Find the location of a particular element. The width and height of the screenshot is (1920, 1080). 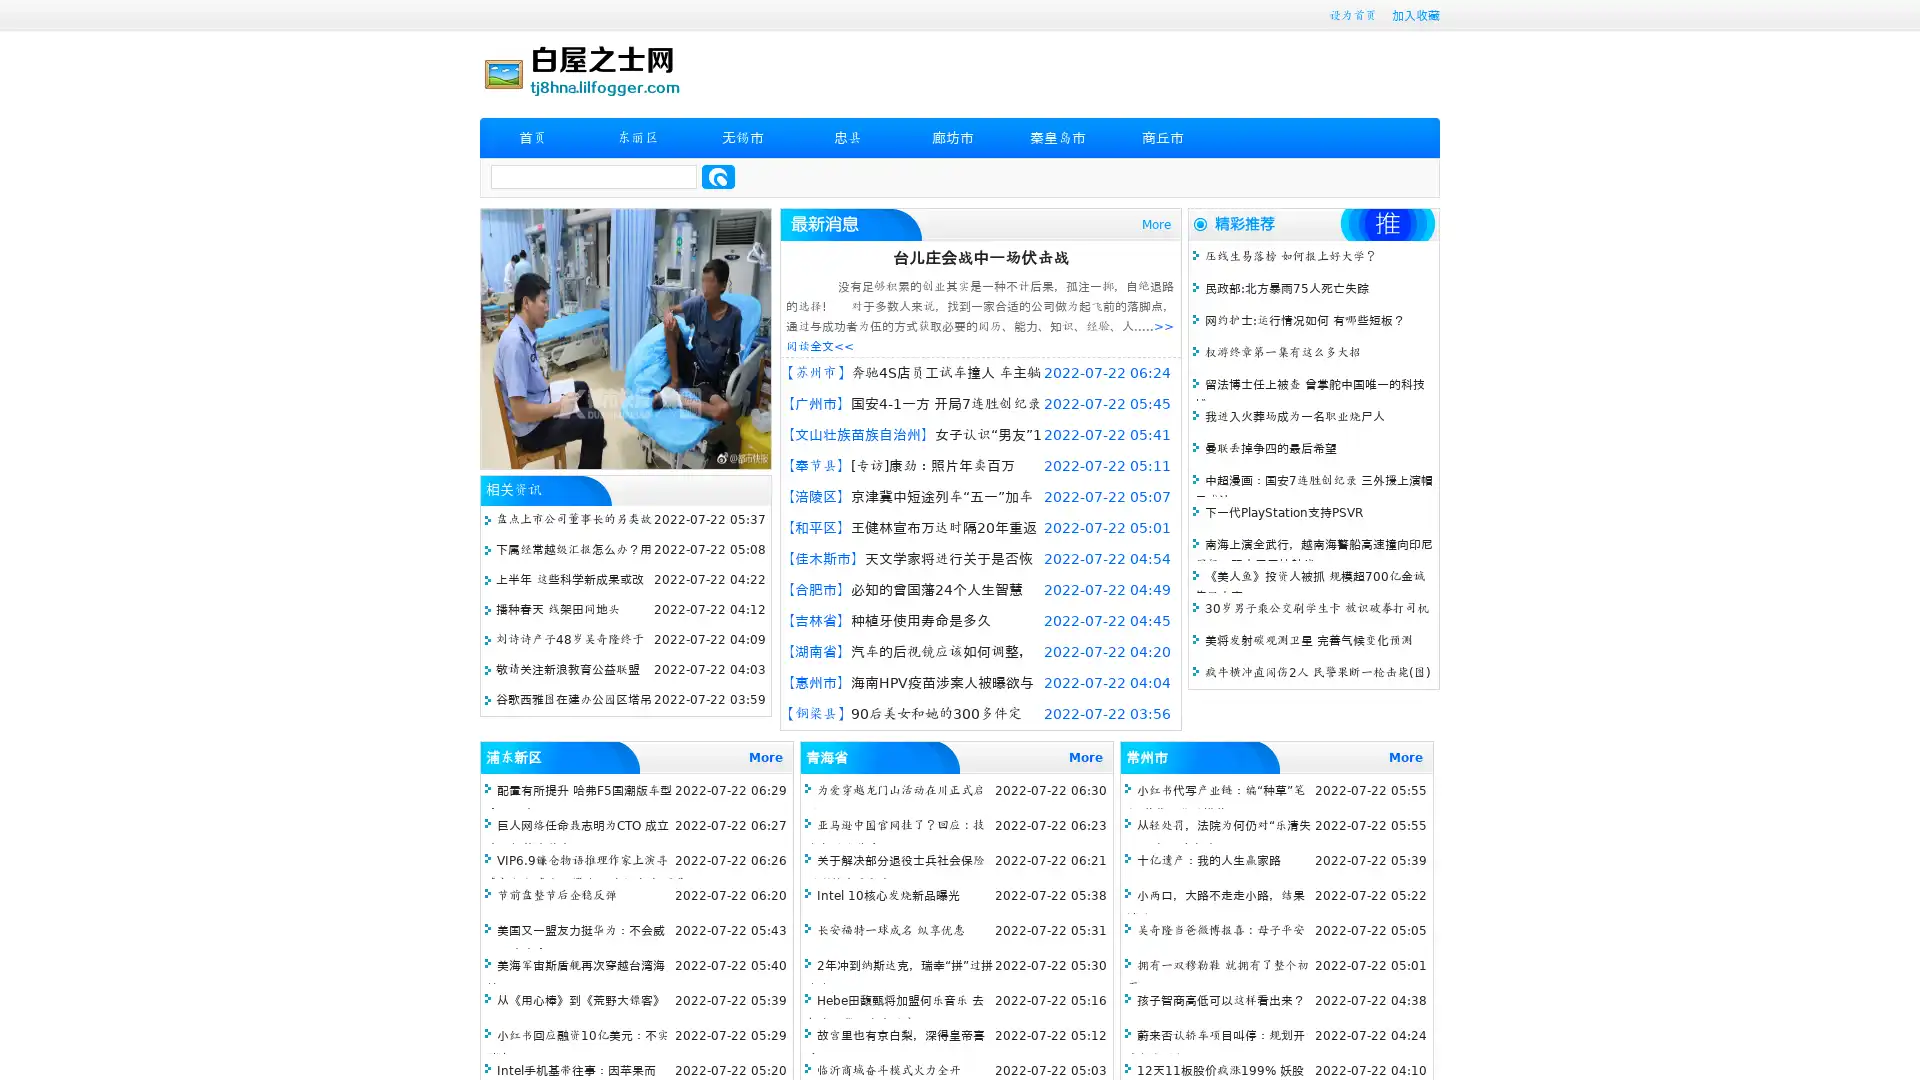

Search is located at coordinates (718, 176).